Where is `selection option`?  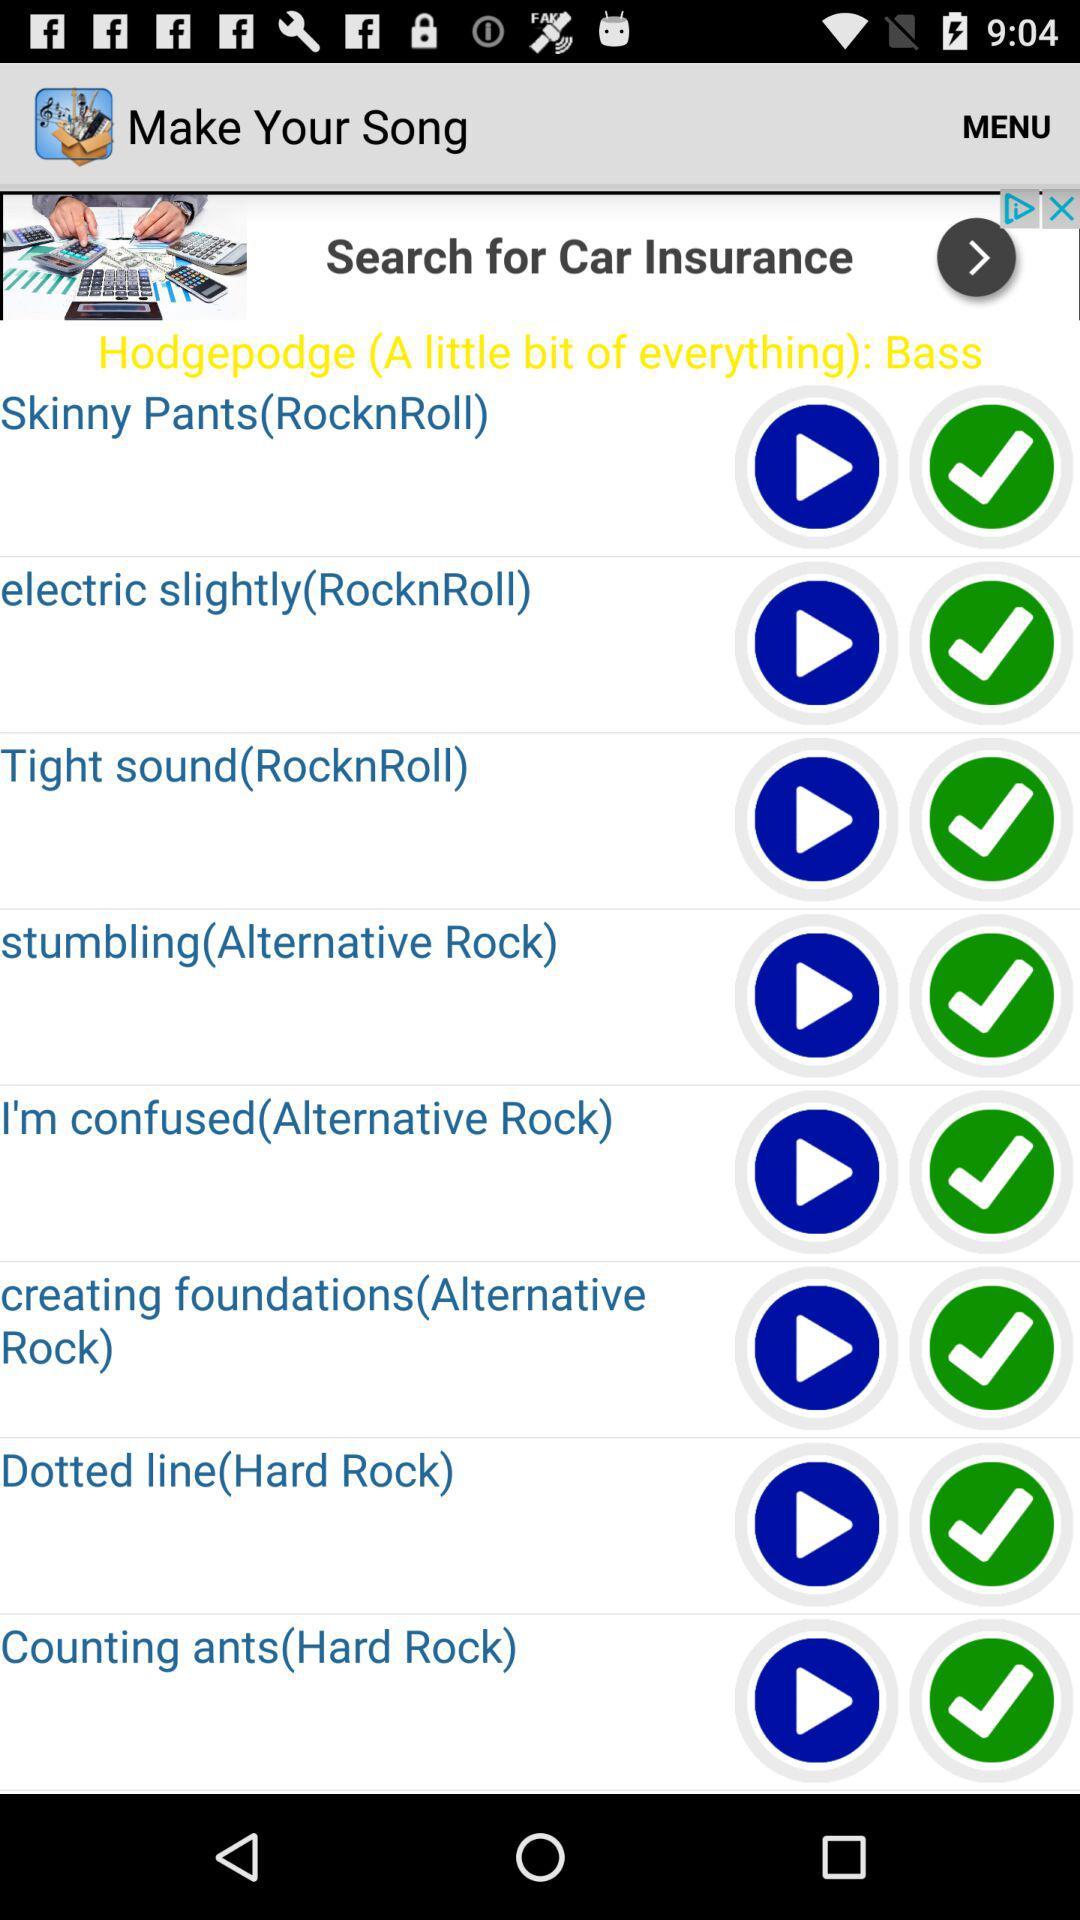 selection option is located at coordinates (992, 1349).